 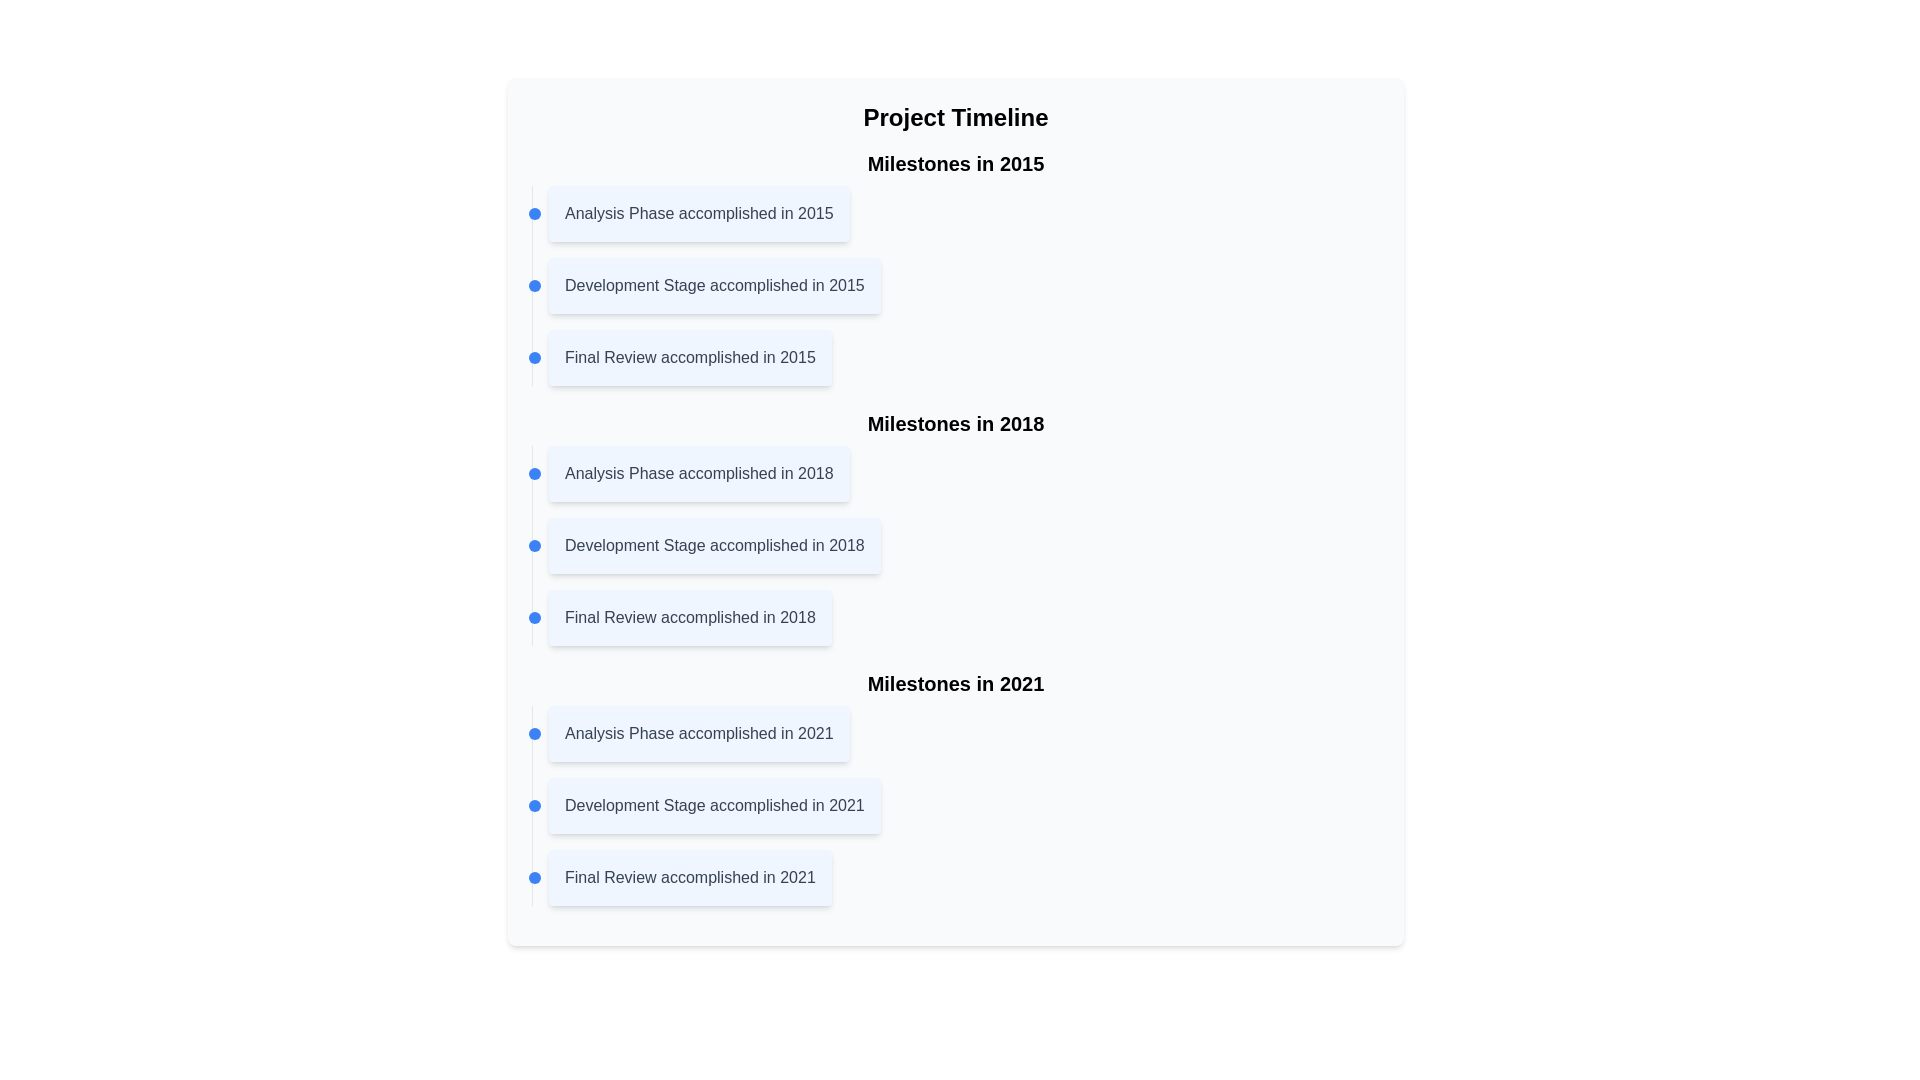 I want to click on the visual indicator circle that marks the milestone for 'Final Review accomplished in 2015' on the vertical timeline, so click(x=534, y=357).